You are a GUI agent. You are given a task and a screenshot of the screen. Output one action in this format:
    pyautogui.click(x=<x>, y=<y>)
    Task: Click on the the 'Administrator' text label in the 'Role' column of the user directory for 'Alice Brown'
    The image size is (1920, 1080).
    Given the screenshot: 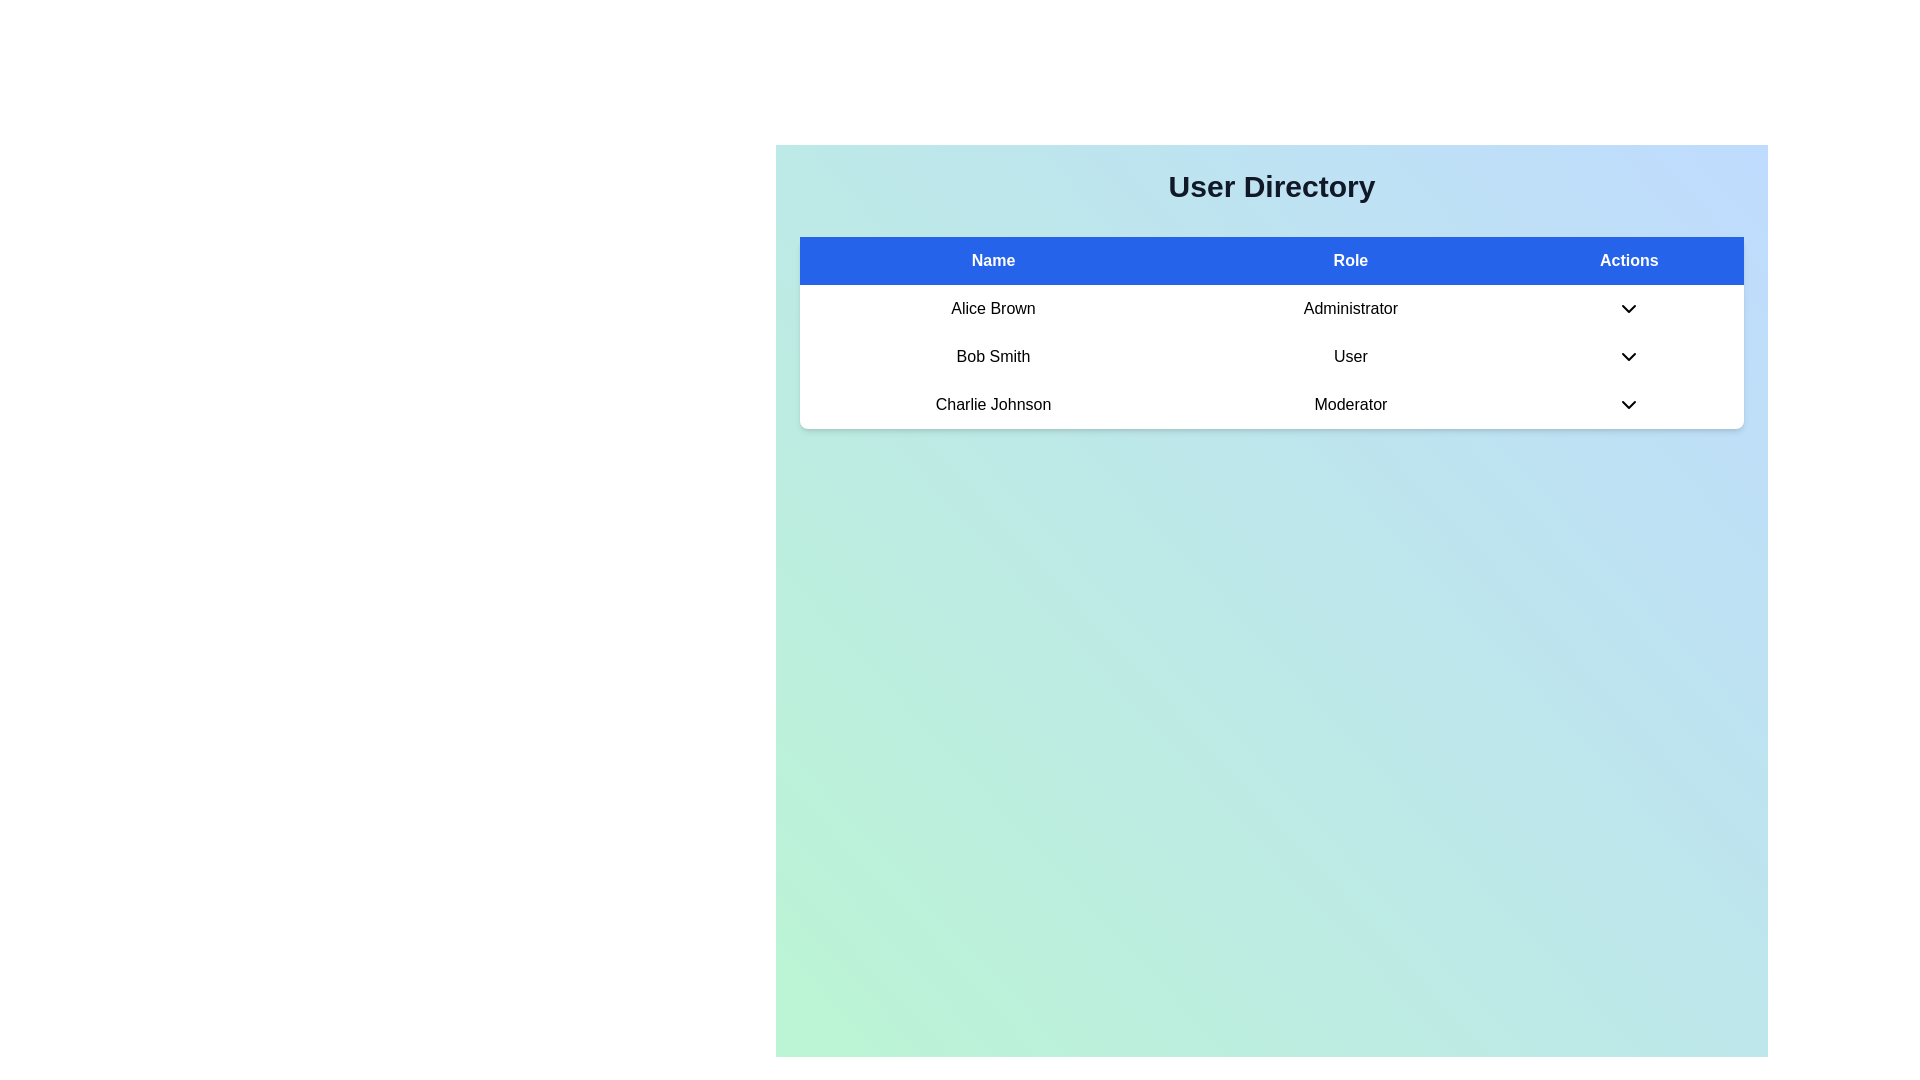 What is the action you would take?
    pyautogui.click(x=1350, y=308)
    